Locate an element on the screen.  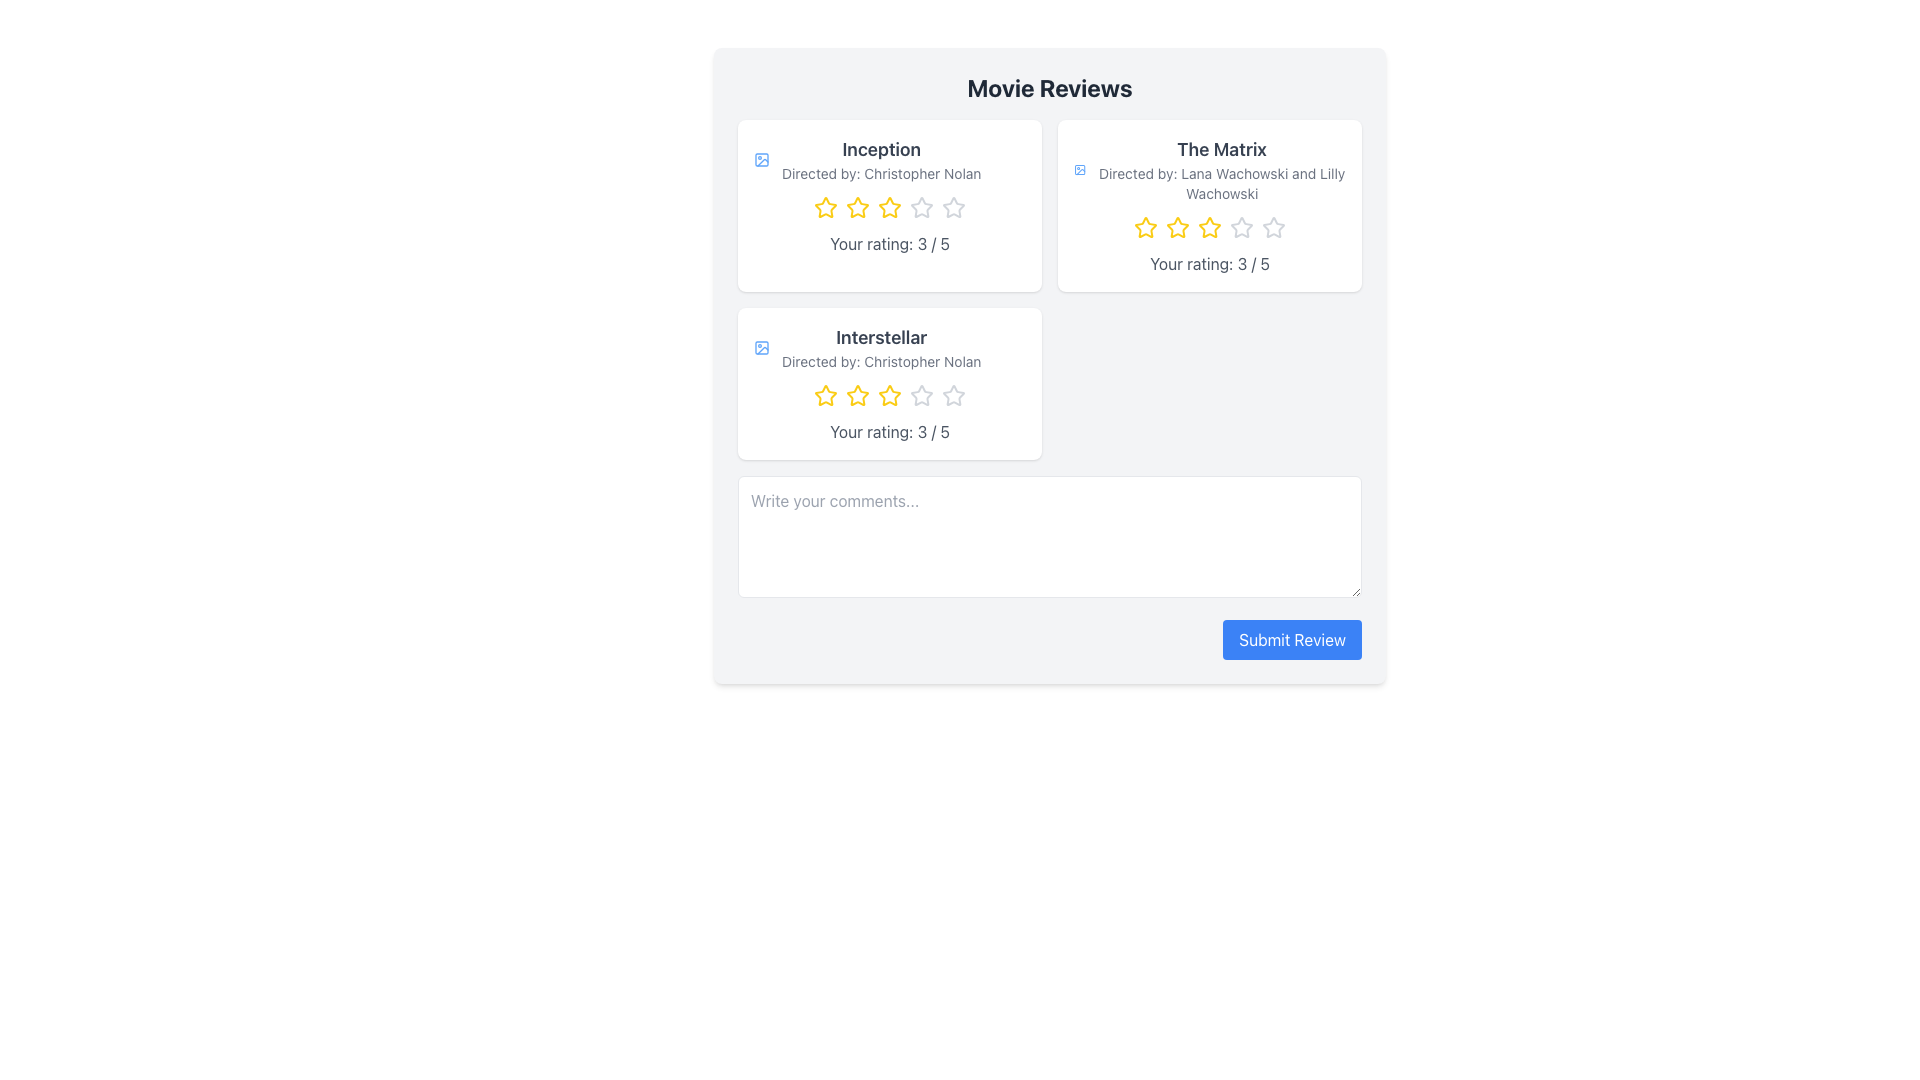
the Rating stars component located in the 'Interstellar' review section is located at coordinates (888, 396).